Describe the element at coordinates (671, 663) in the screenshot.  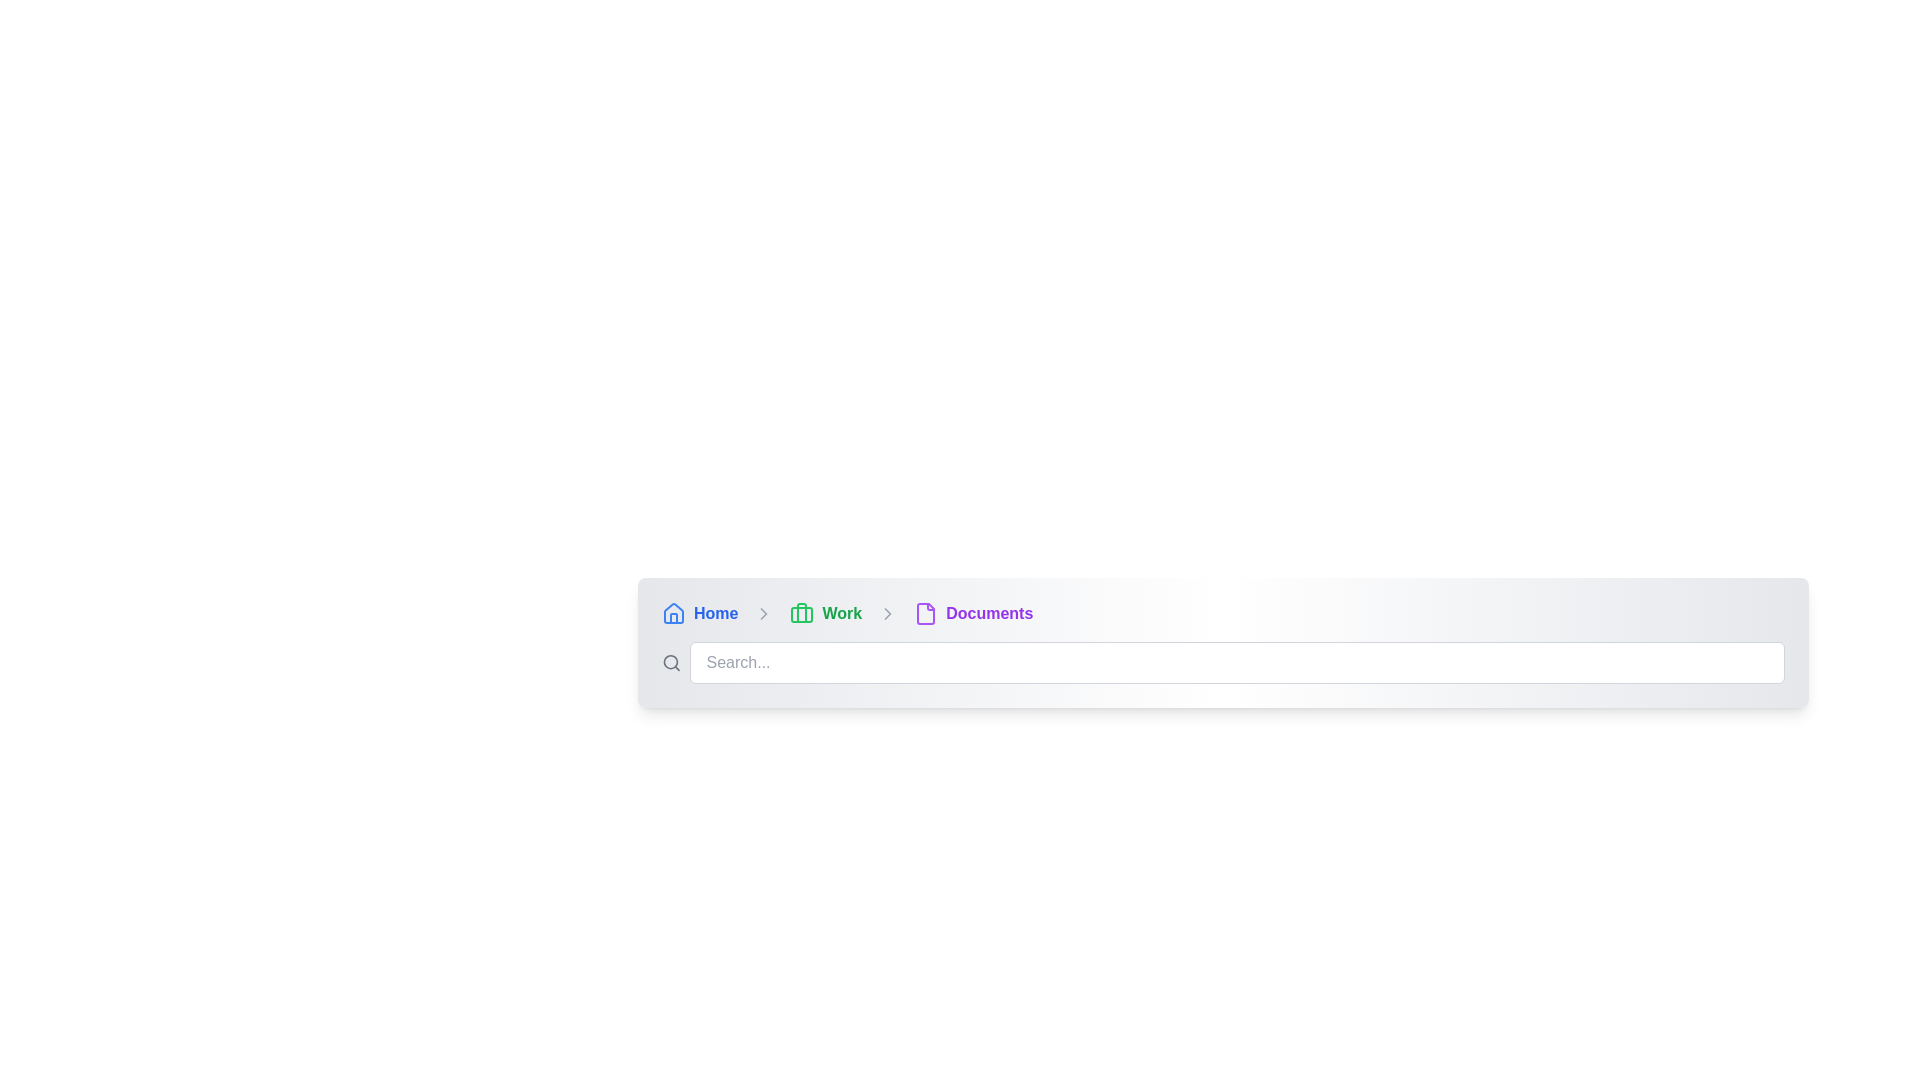
I see `the search icon, which is a gray magnifying glass shape located to the left of the search input field` at that location.